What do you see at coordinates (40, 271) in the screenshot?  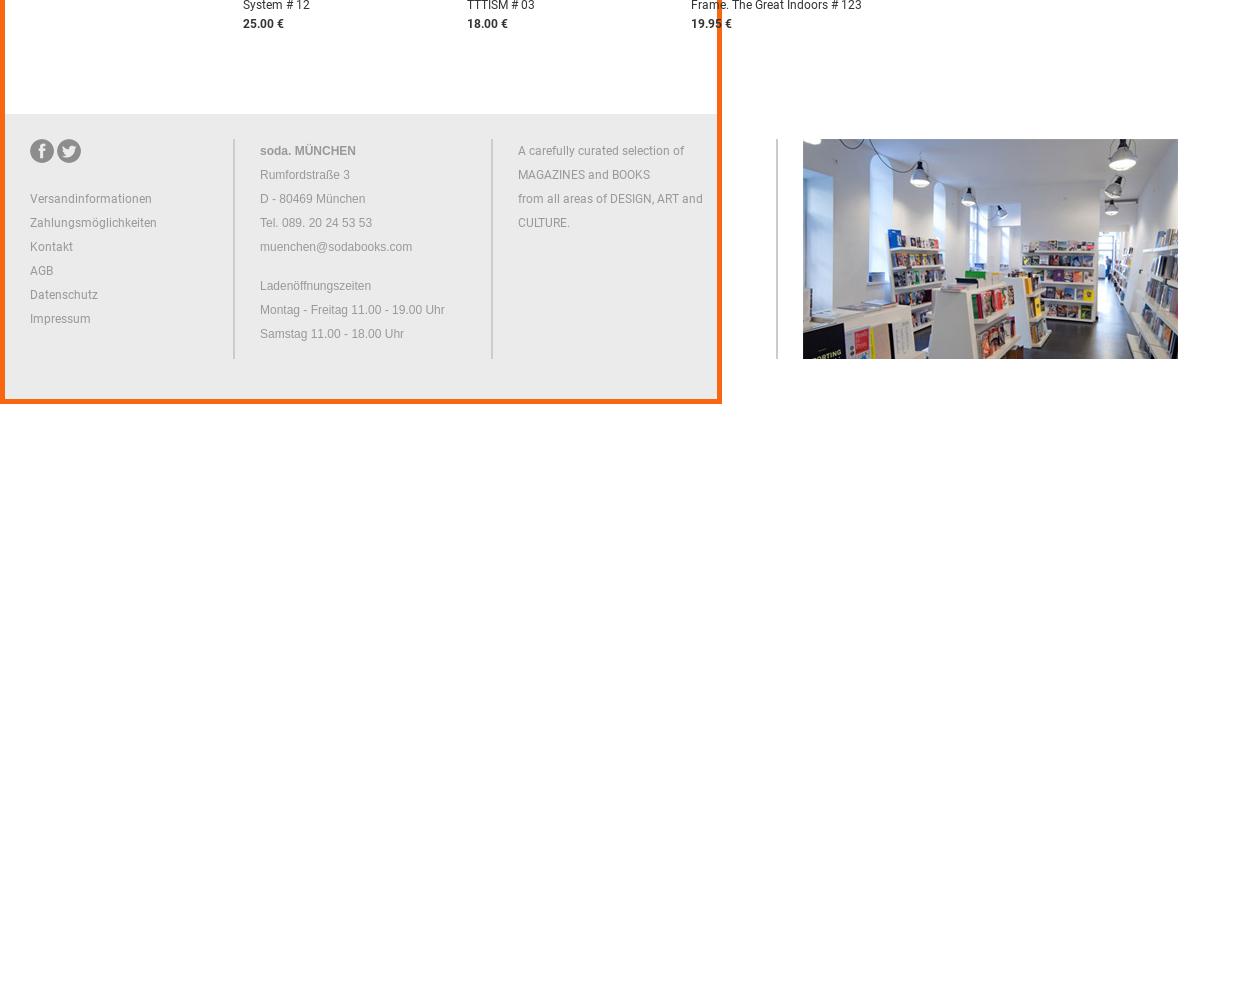 I see `'AGB'` at bounding box center [40, 271].